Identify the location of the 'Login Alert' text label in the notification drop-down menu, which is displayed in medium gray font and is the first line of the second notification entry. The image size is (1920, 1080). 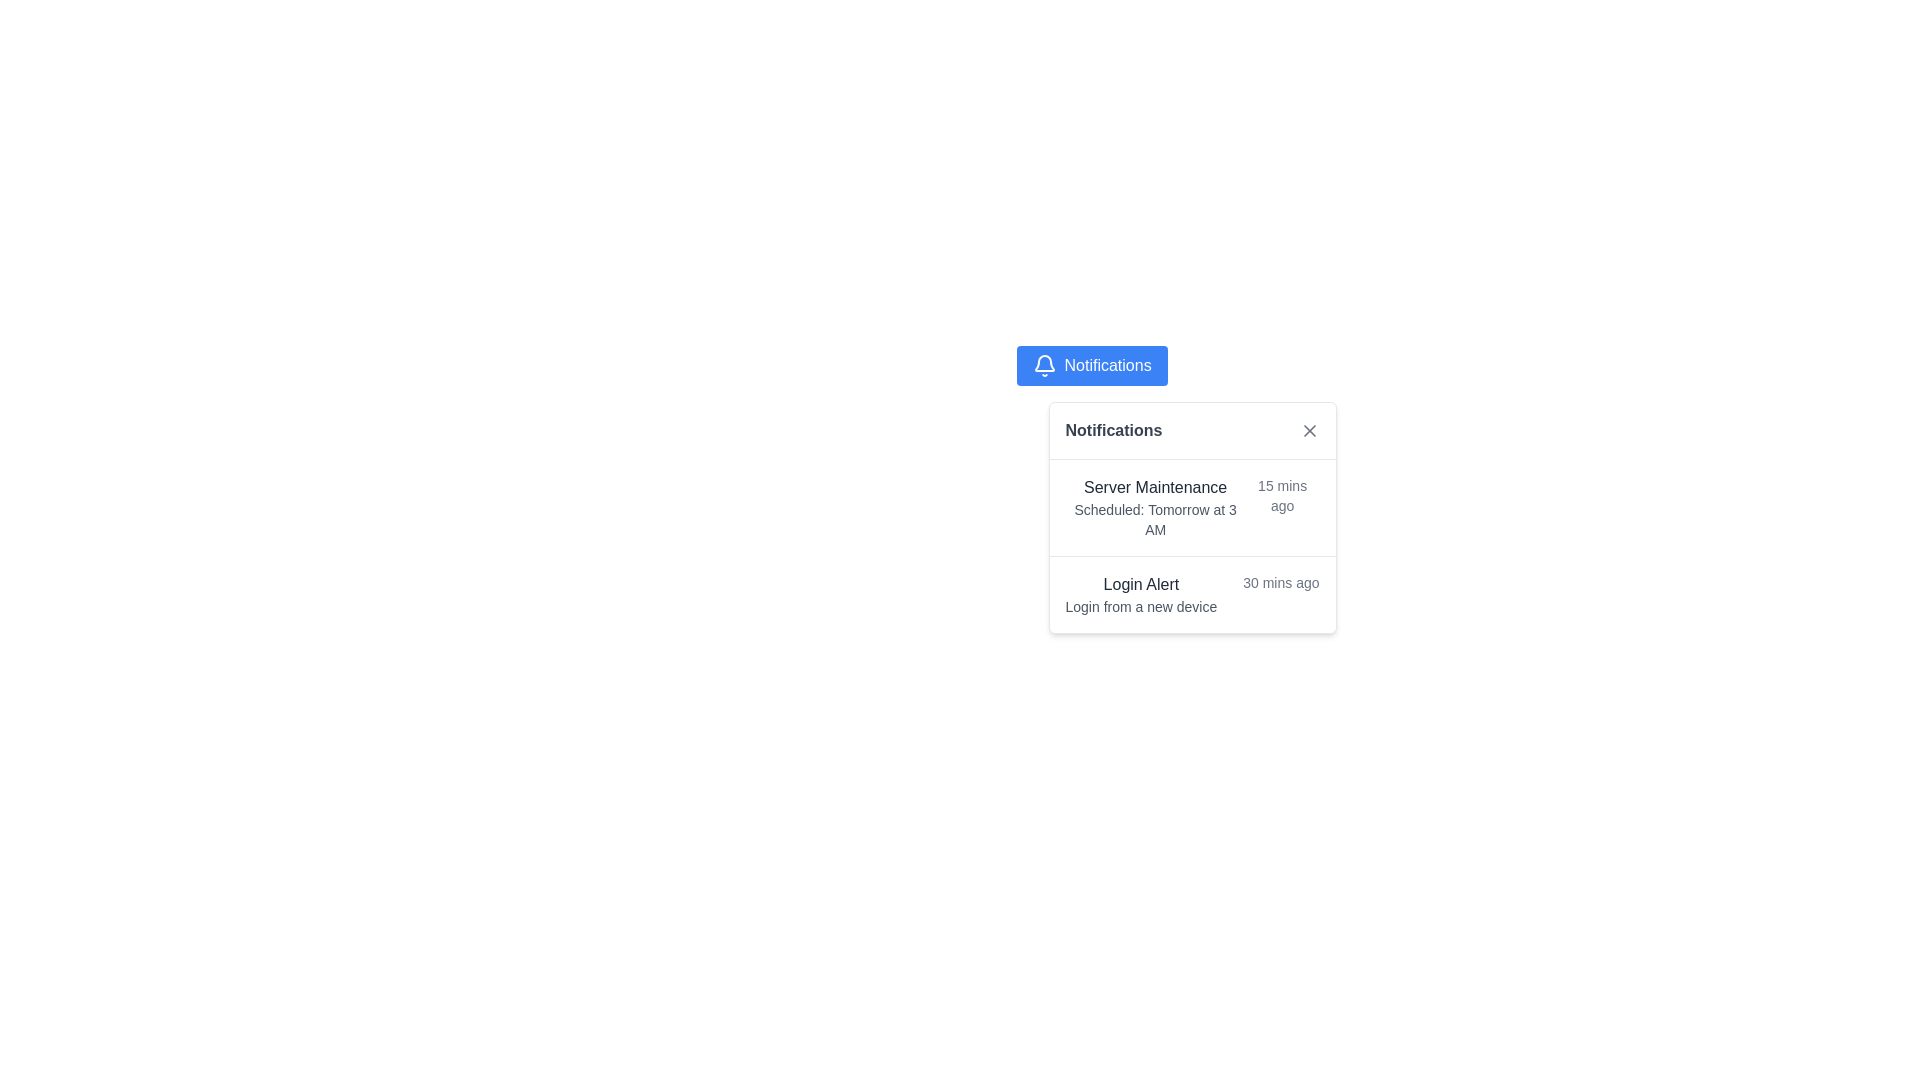
(1141, 585).